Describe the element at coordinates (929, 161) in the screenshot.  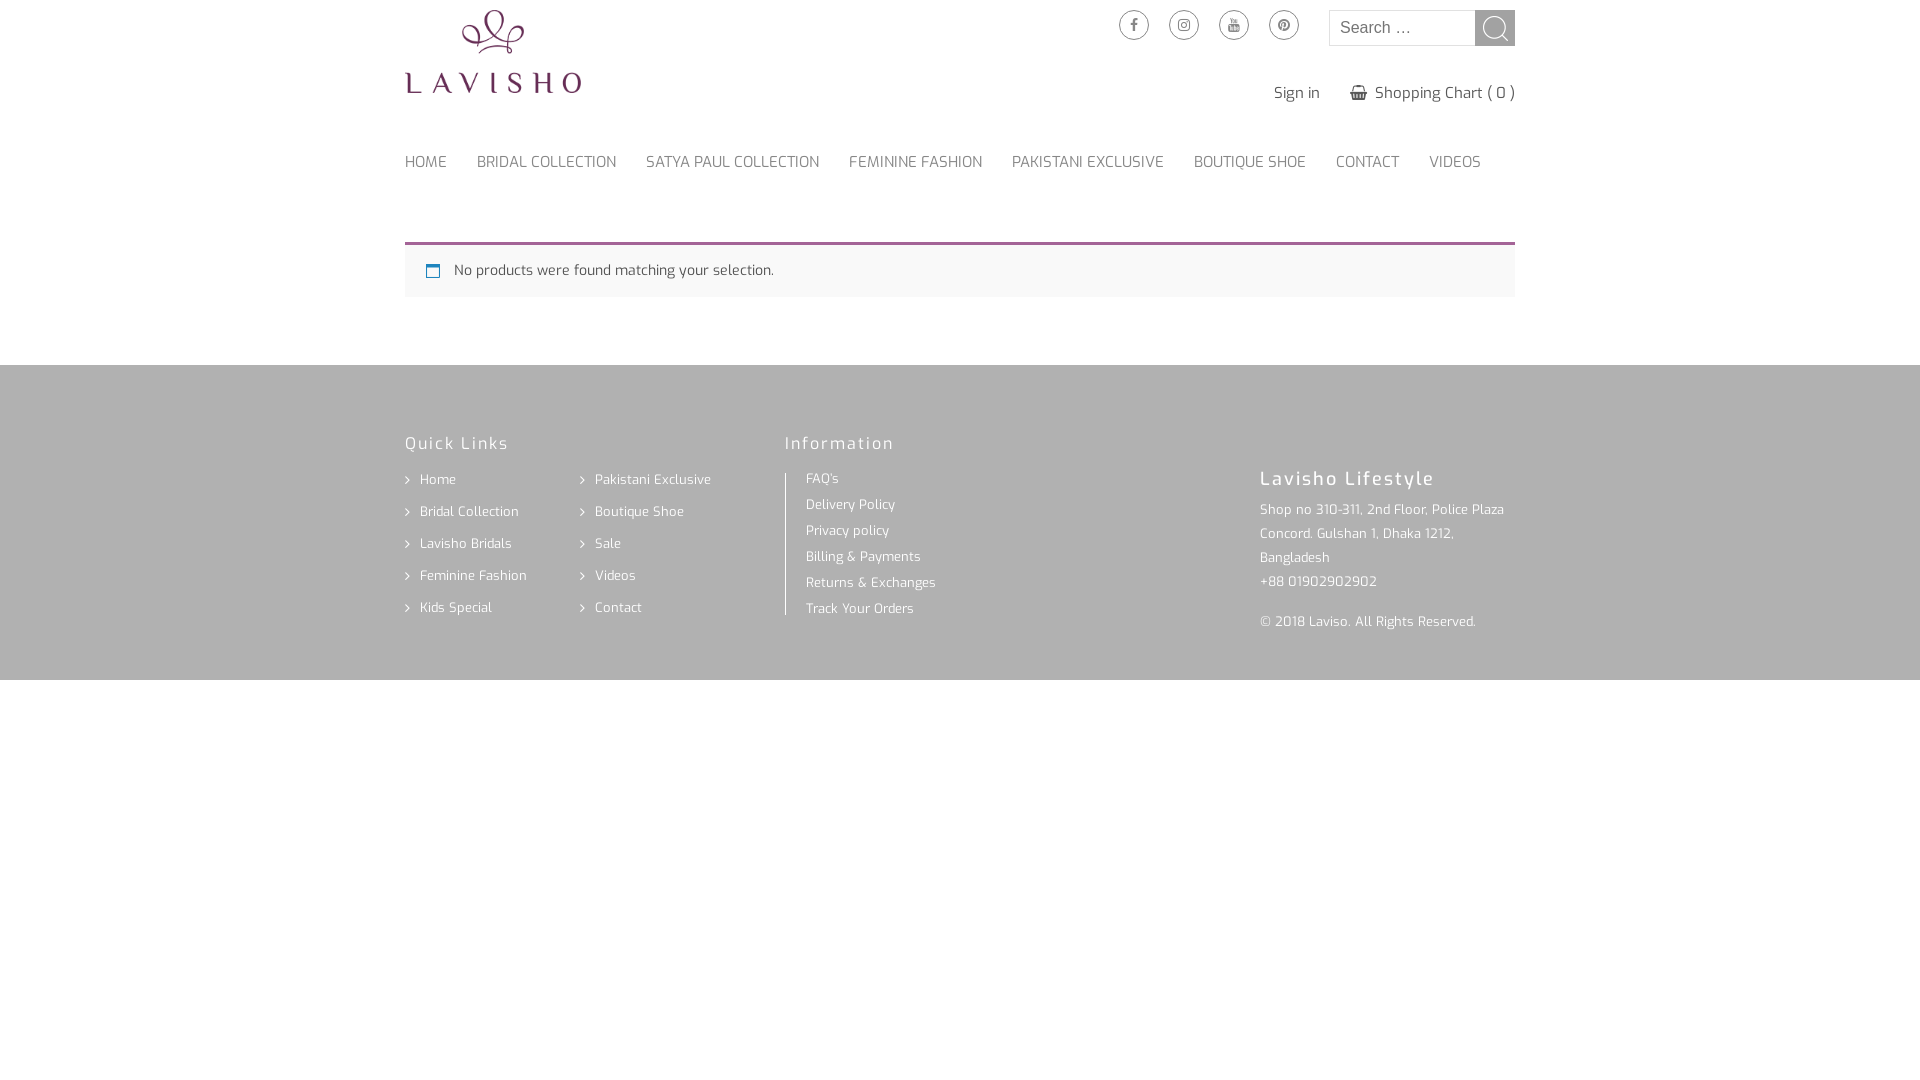
I see `'FEMININE FASHION'` at that location.